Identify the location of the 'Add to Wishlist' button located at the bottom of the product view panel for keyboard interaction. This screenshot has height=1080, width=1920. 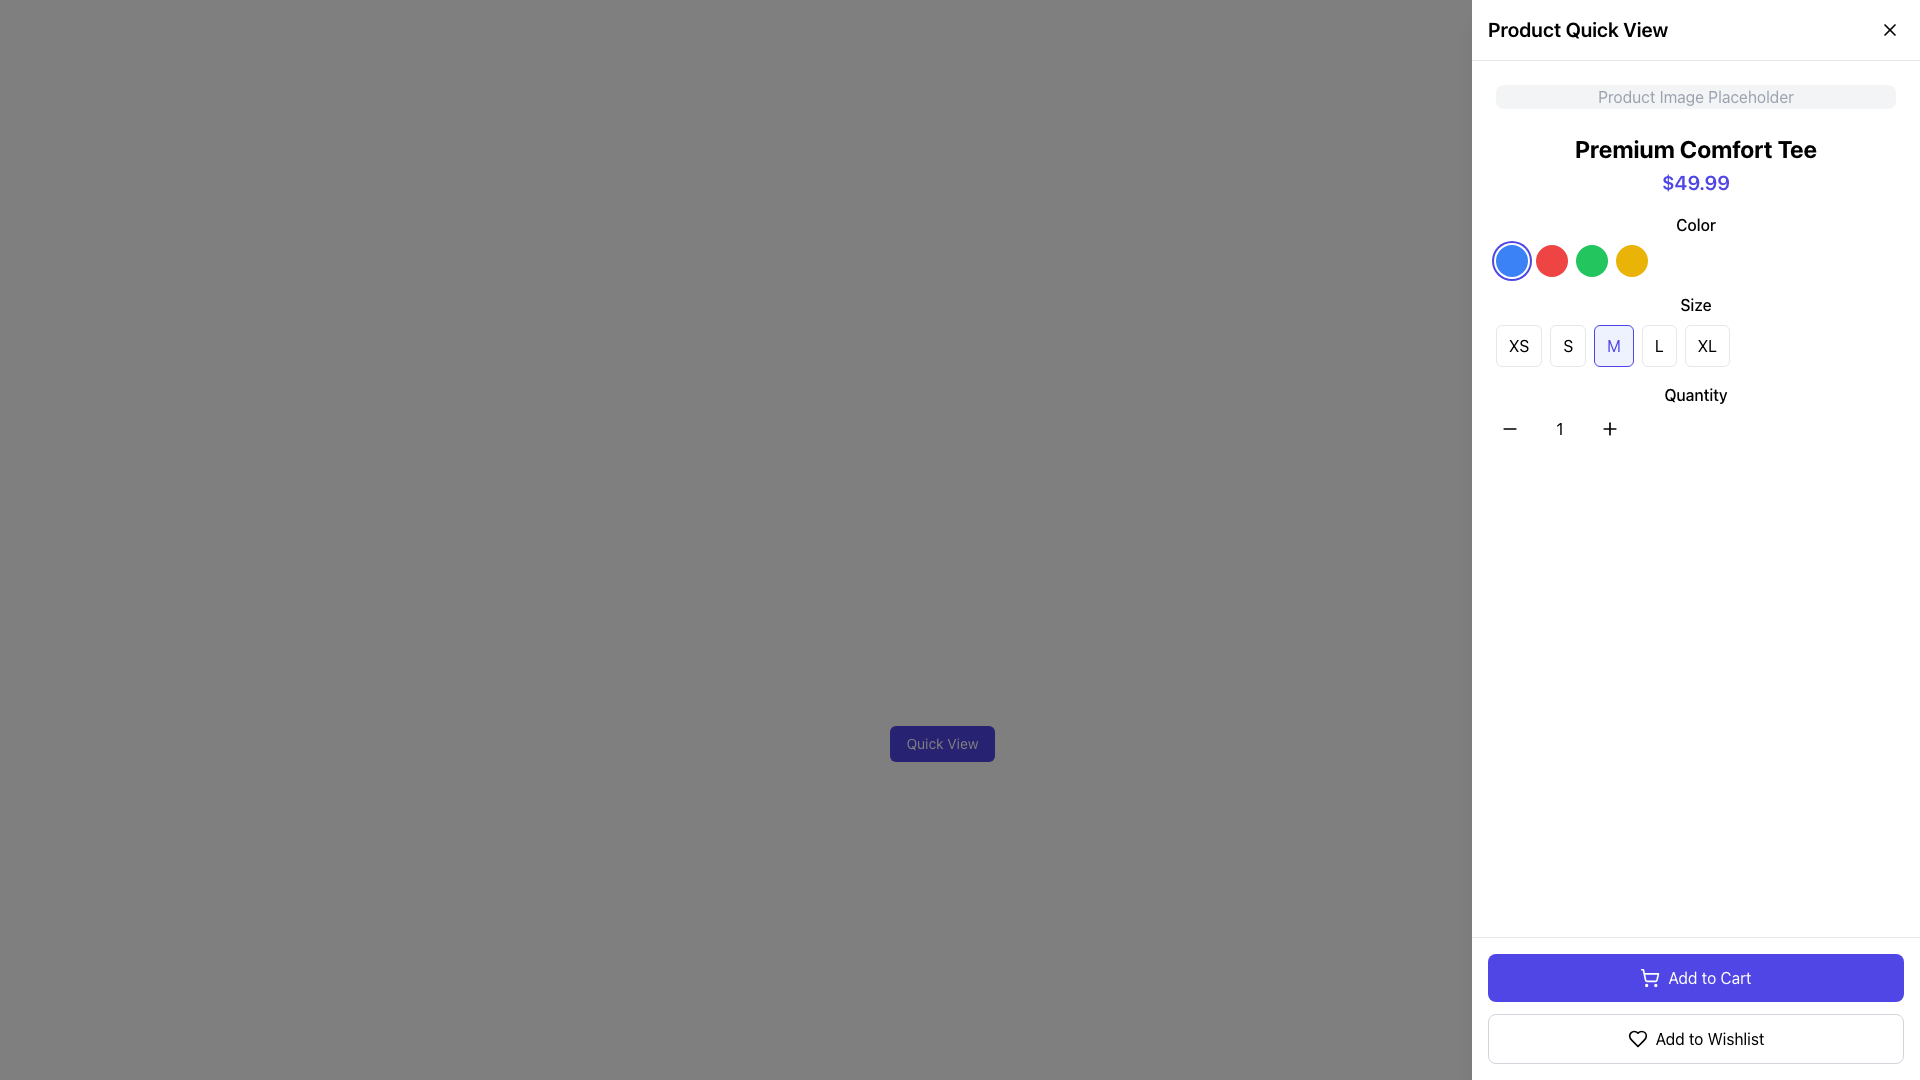
(1694, 1037).